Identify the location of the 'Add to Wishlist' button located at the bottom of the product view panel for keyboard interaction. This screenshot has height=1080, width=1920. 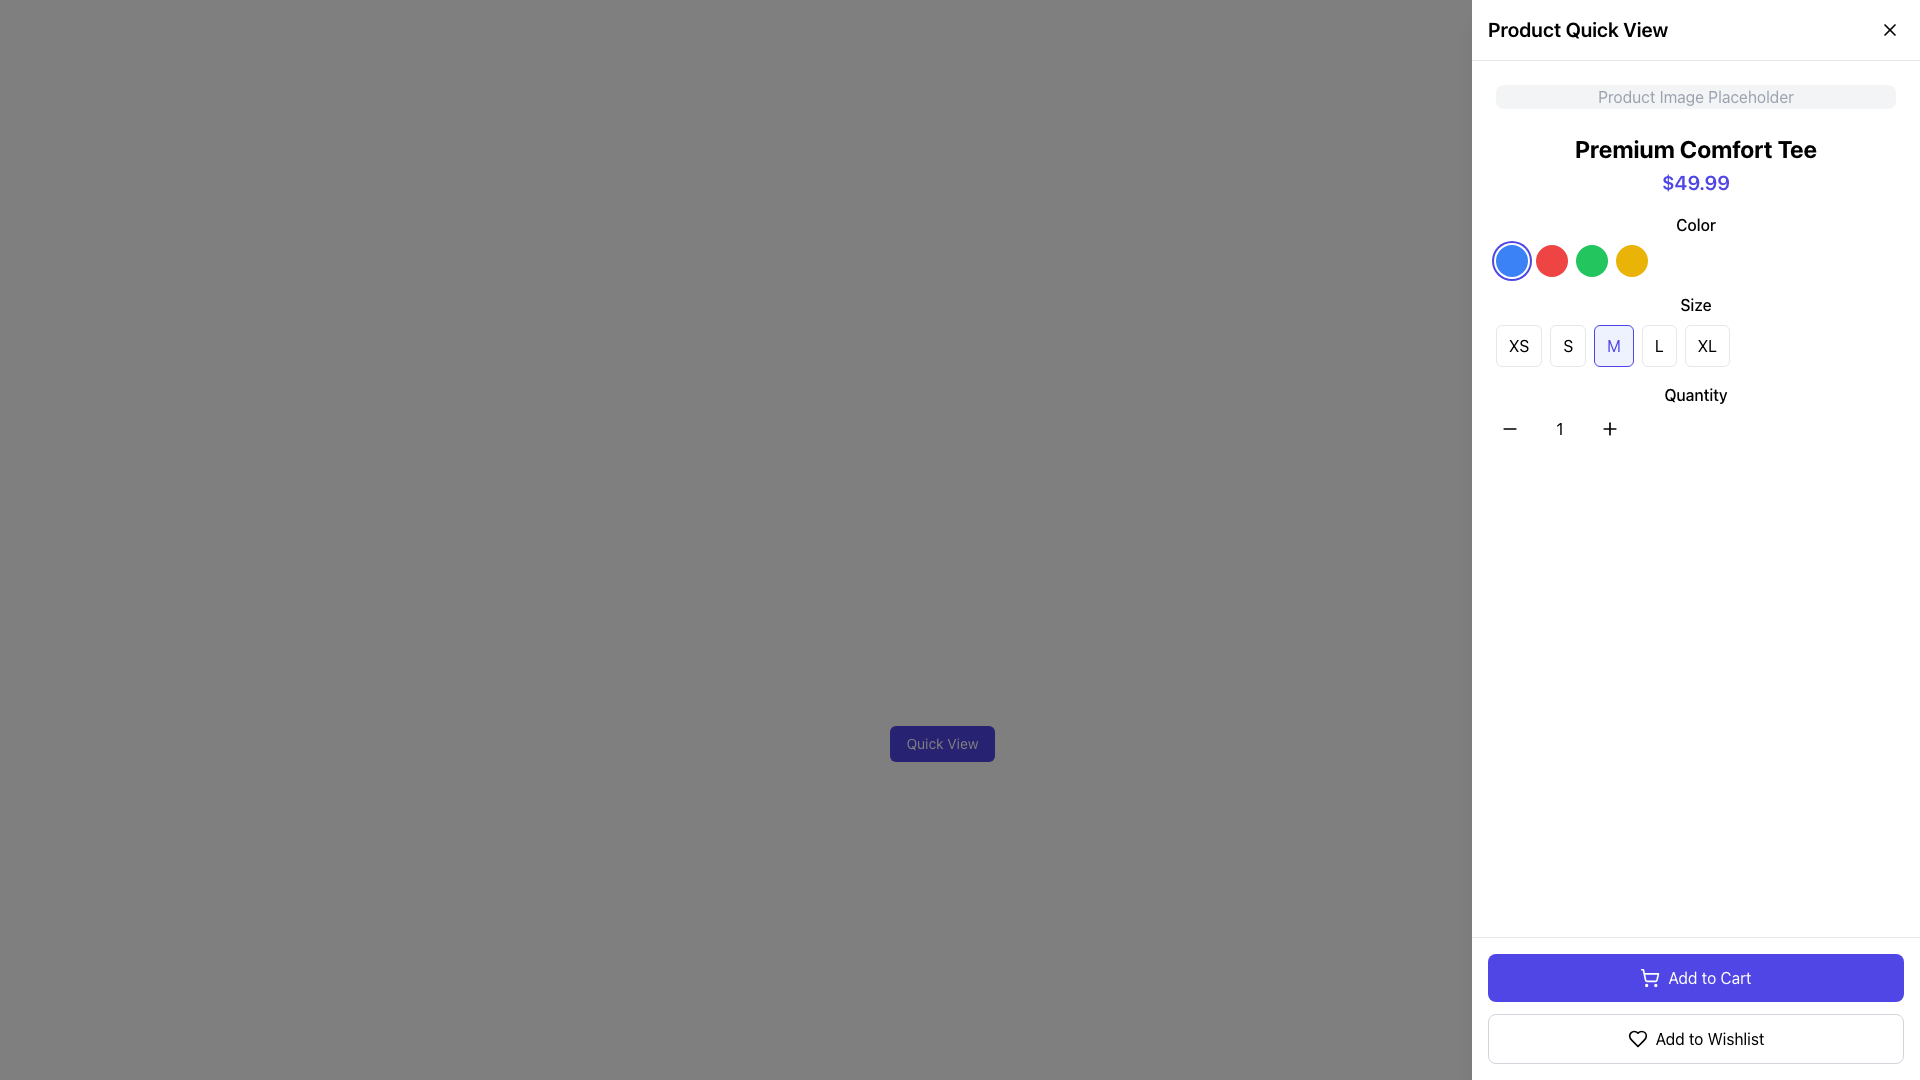
(1694, 1037).